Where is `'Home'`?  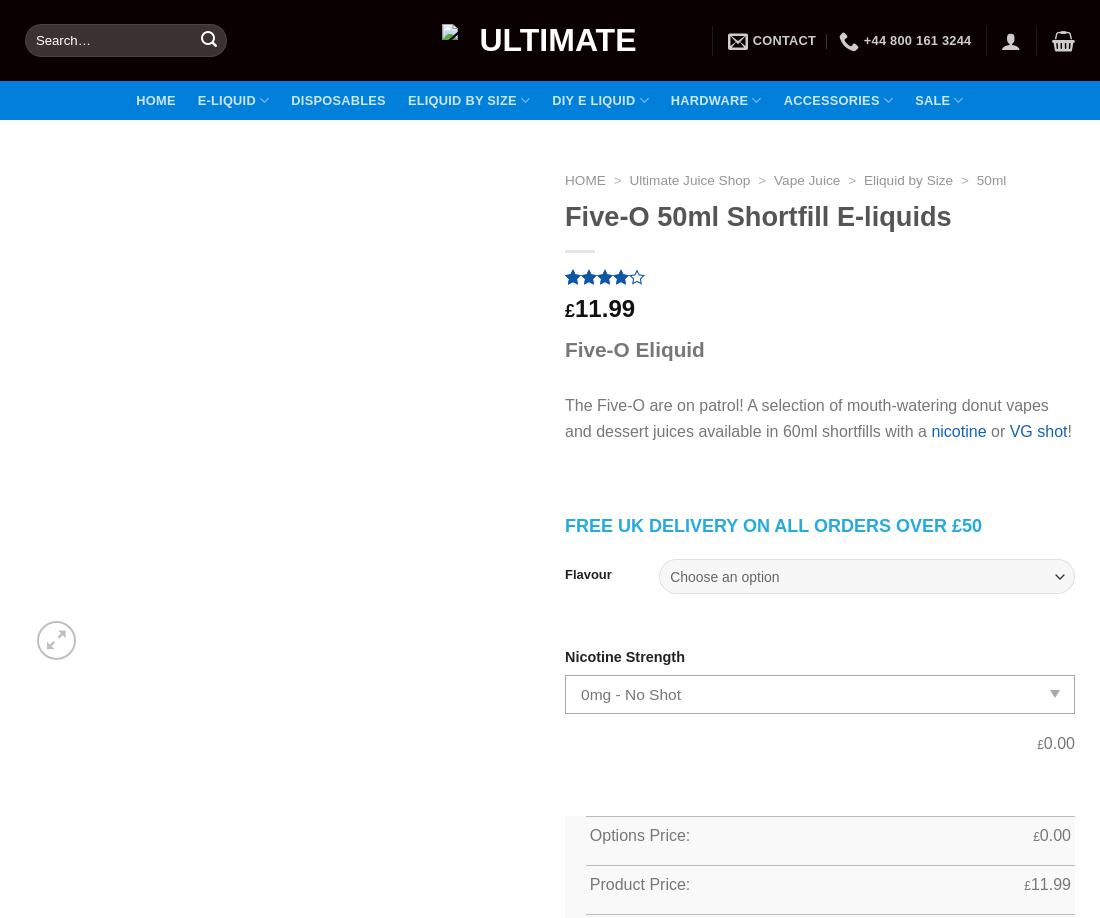 'Home' is located at coordinates (154, 99).